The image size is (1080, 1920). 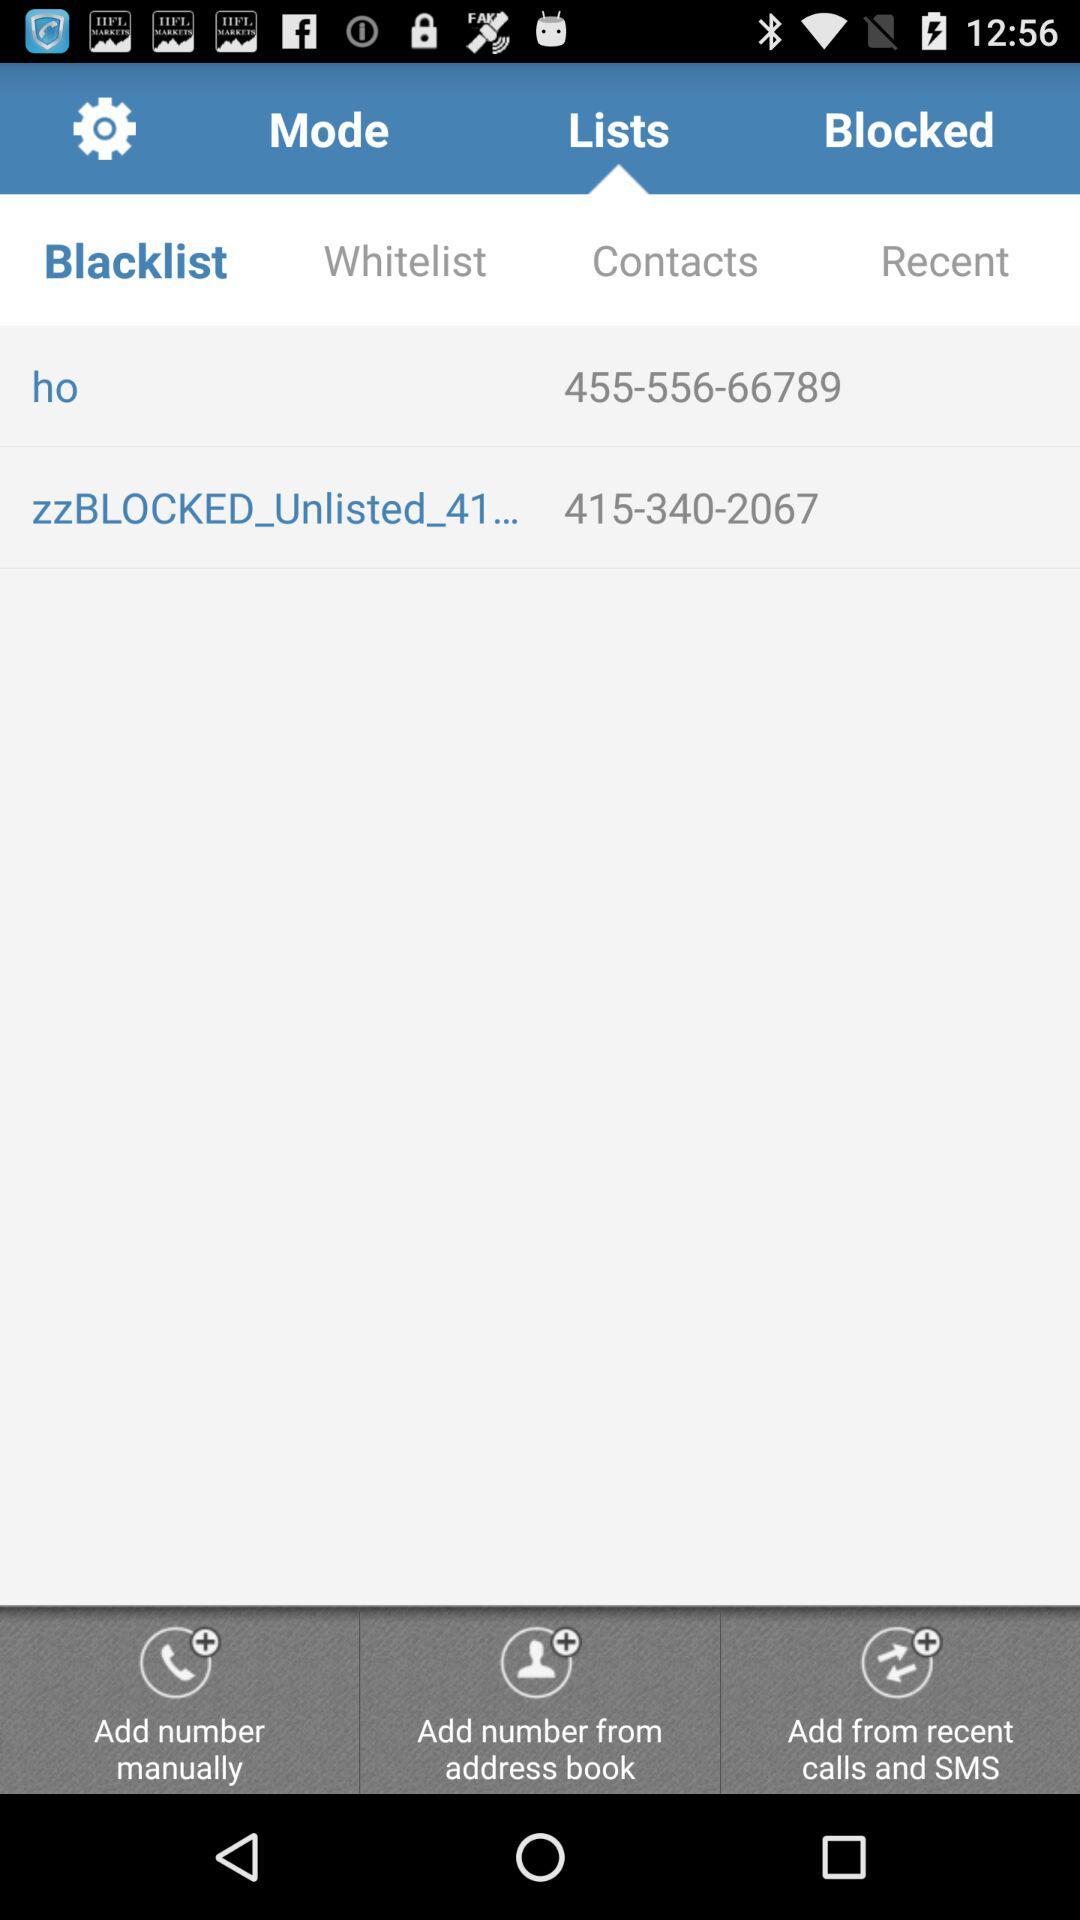 What do you see at coordinates (405, 258) in the screenshot?
I see `the whitelist app` at bounding box center [405, 258].